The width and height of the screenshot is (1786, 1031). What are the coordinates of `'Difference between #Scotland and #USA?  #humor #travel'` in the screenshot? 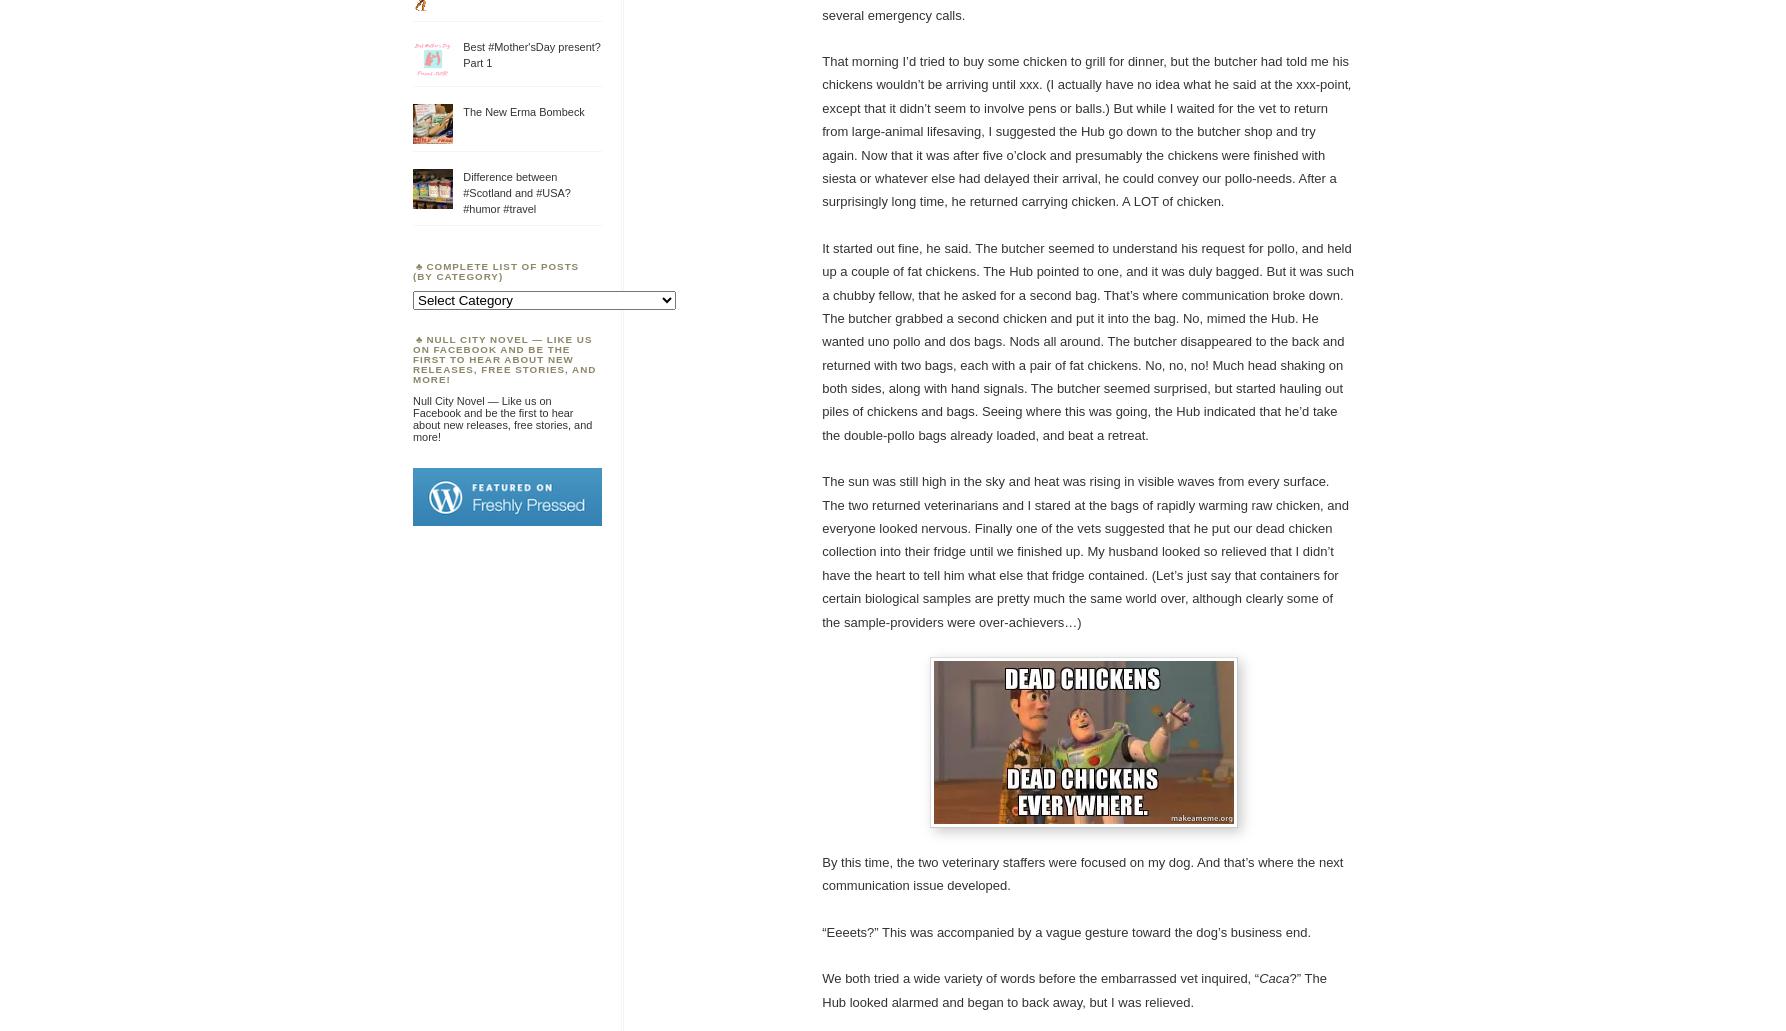 It's located at (515, 191).